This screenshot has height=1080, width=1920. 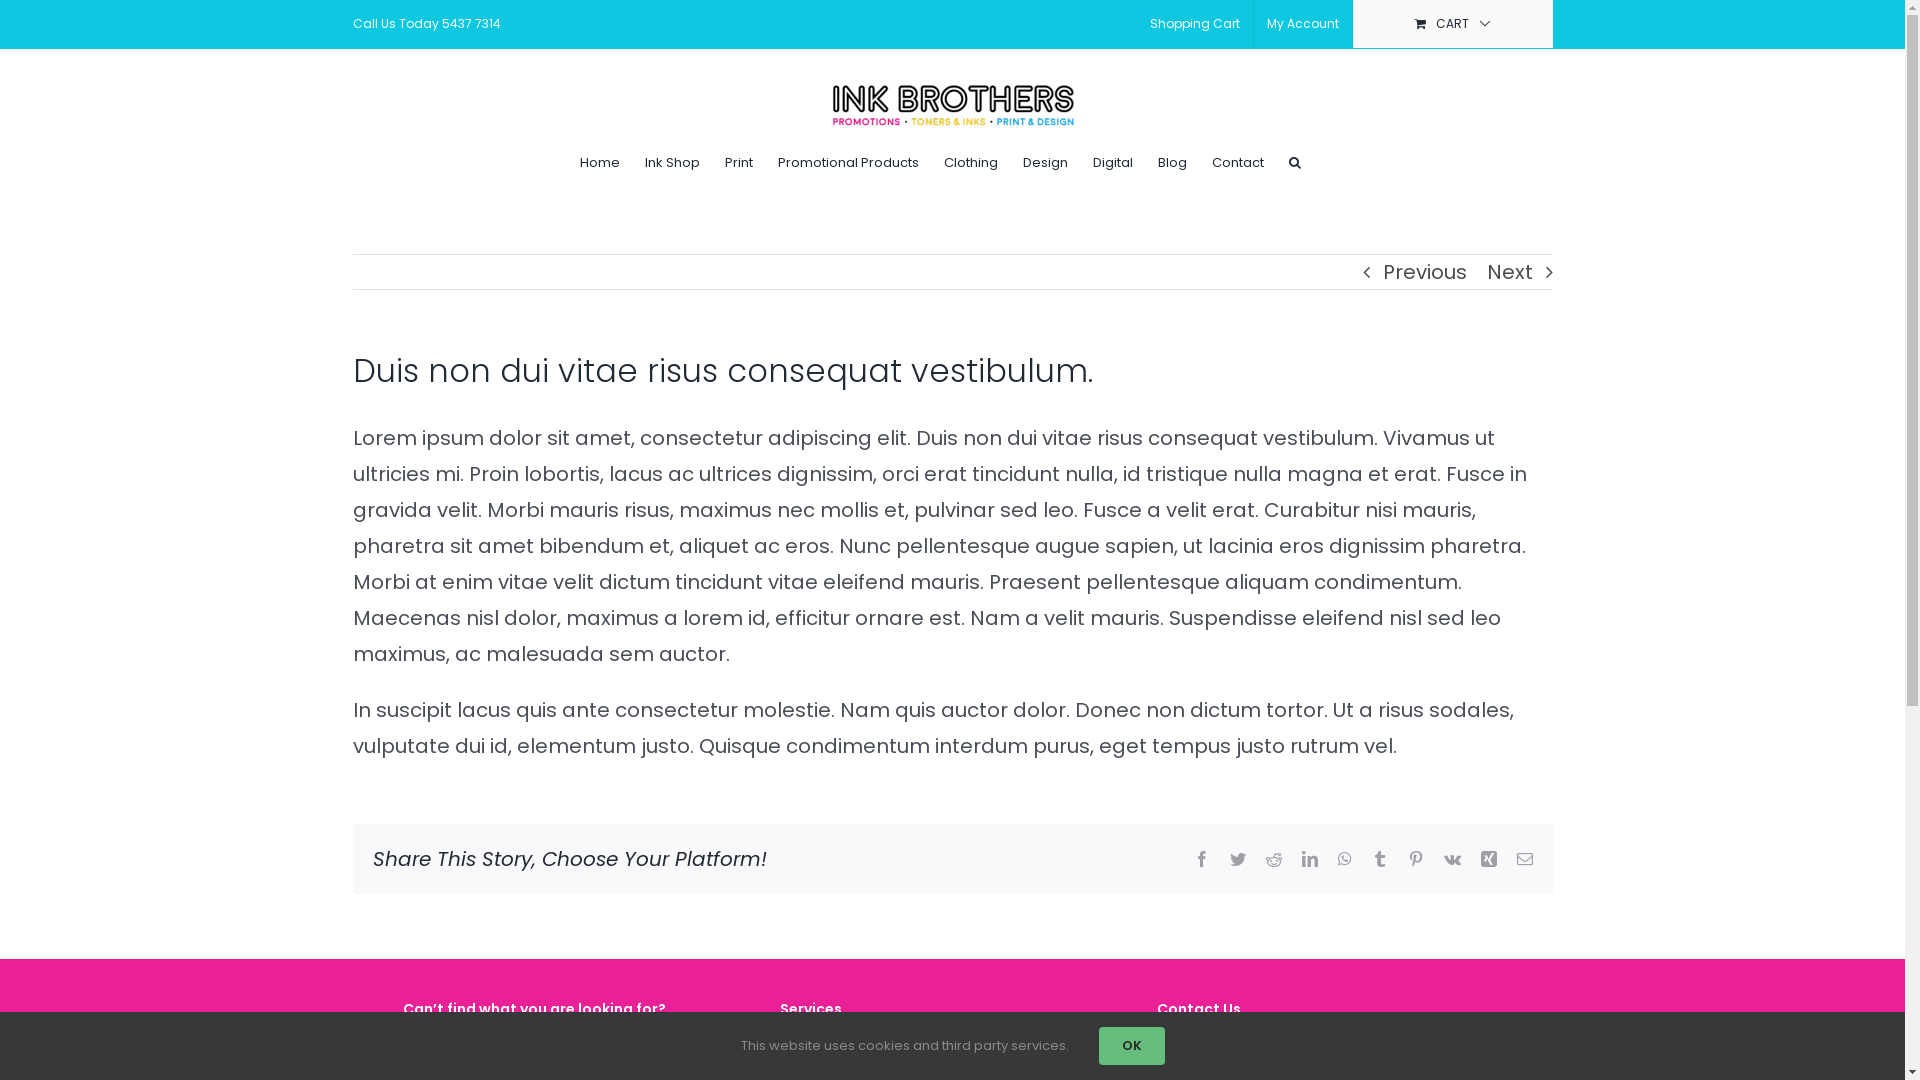 What do you see at coordinates (671, 161) in the screenshot?
I see `'Ink Shop'` at bounding box center [671, 161].